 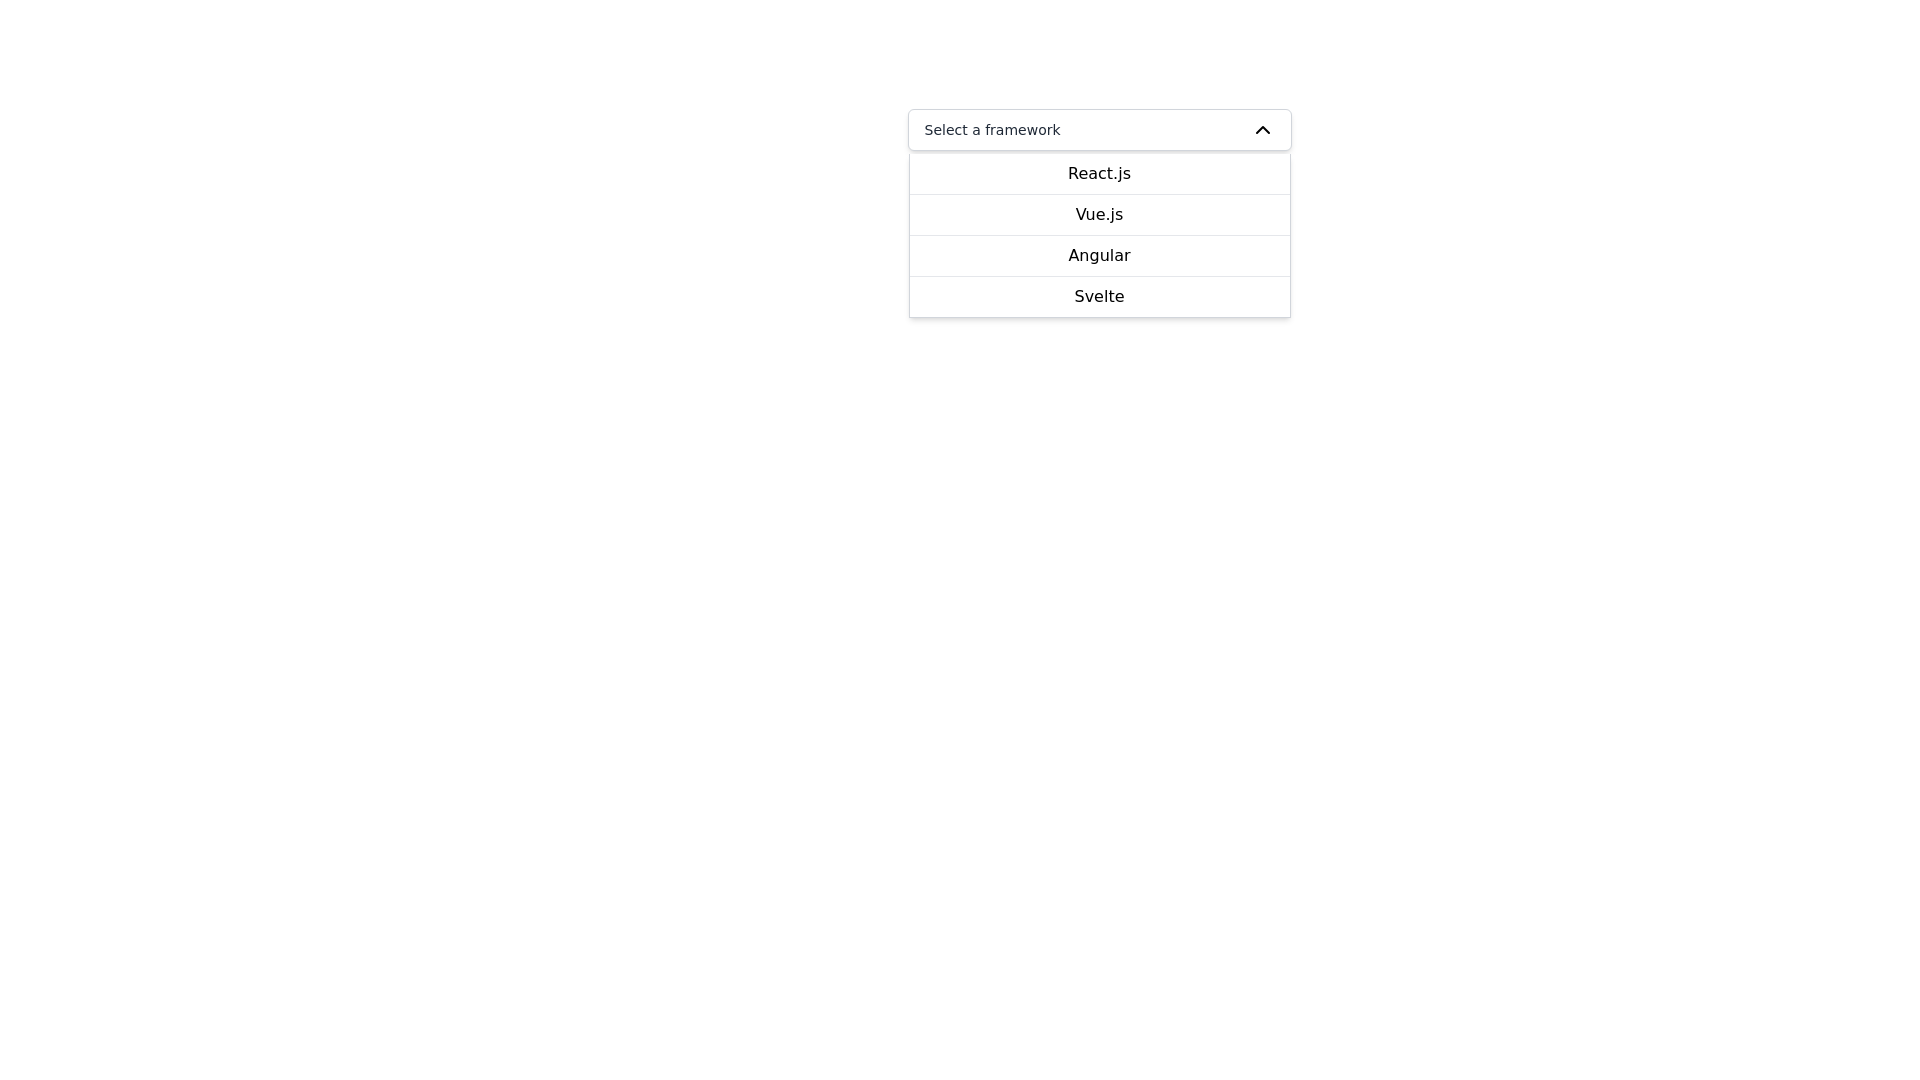 I want to click on the 'Angular' dropdown menu item, which is the third option in the dropdown list located between 'Vue.js' and 'Svelte', so click(x=1098, y=254).